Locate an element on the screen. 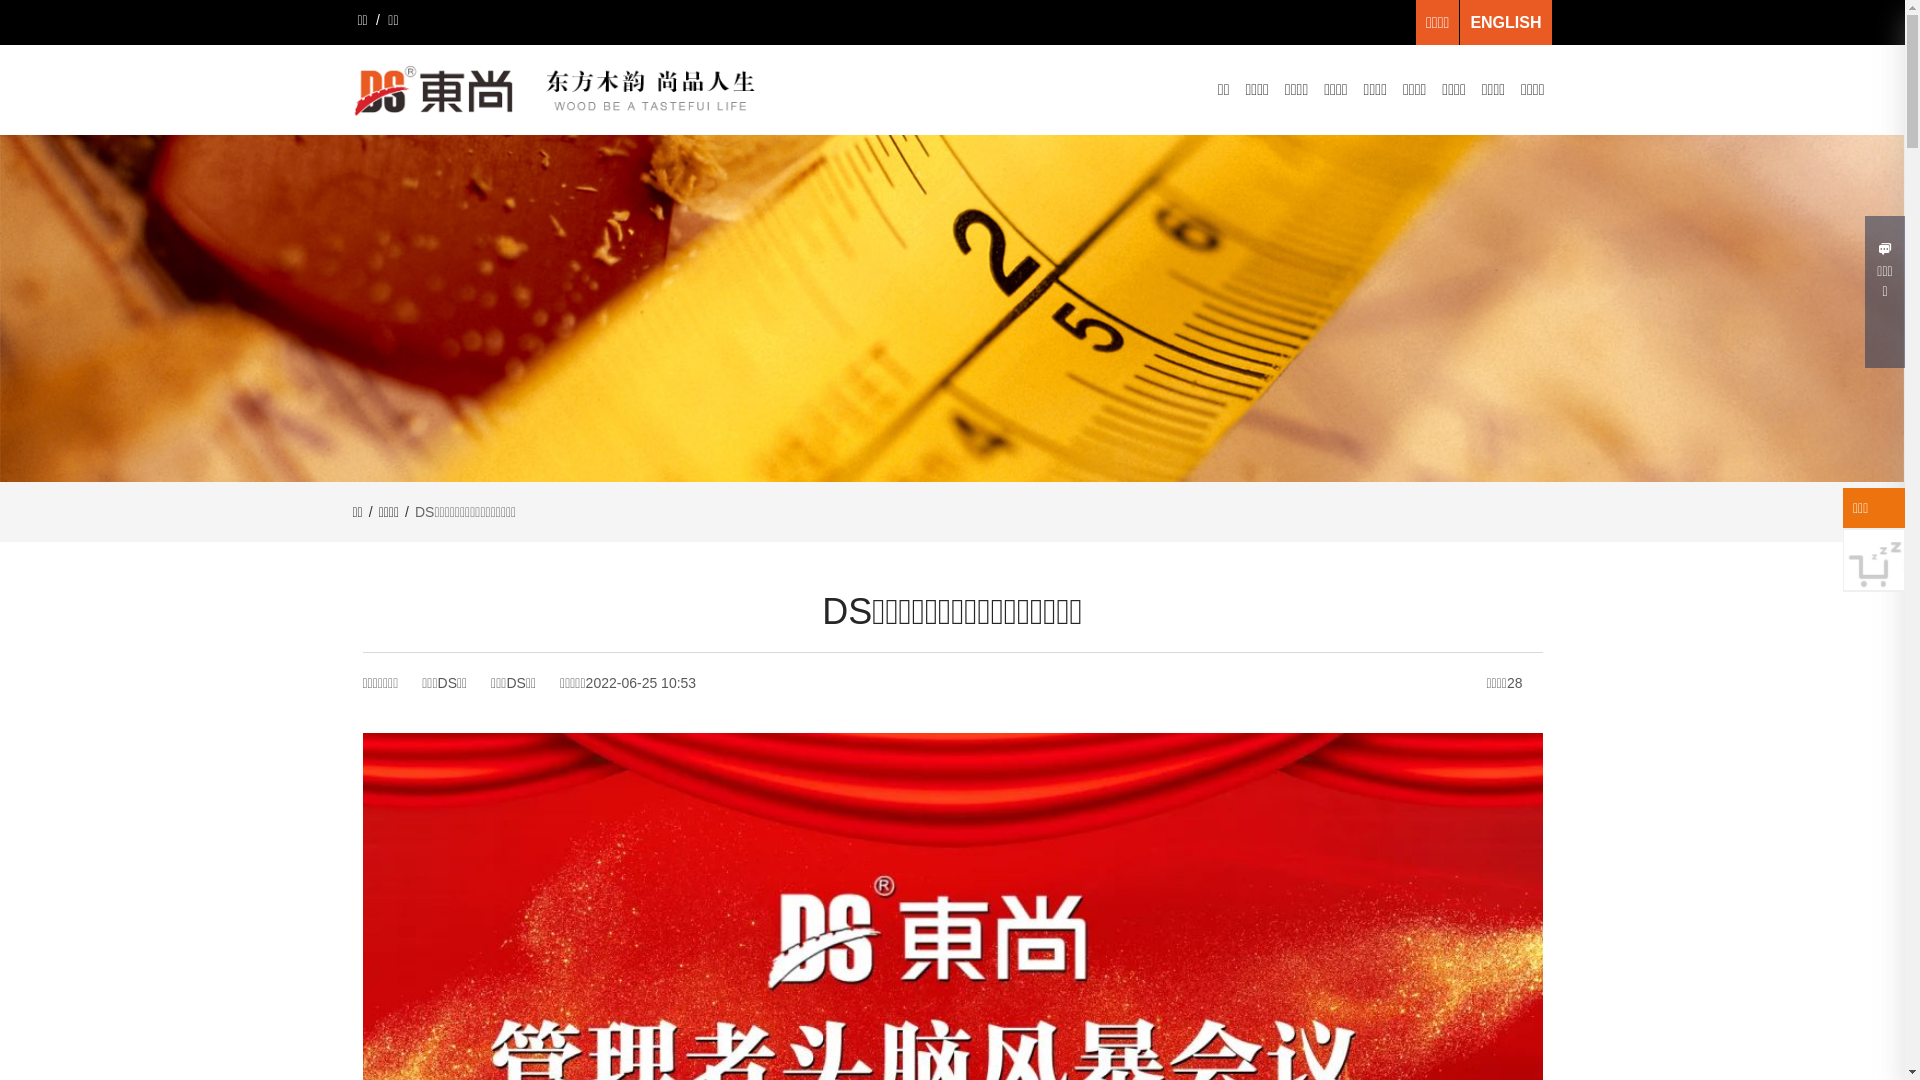 The height and width of the screenshot is (1080, 1920). 'ENGLISH' is located at coordinates (1505, 22).